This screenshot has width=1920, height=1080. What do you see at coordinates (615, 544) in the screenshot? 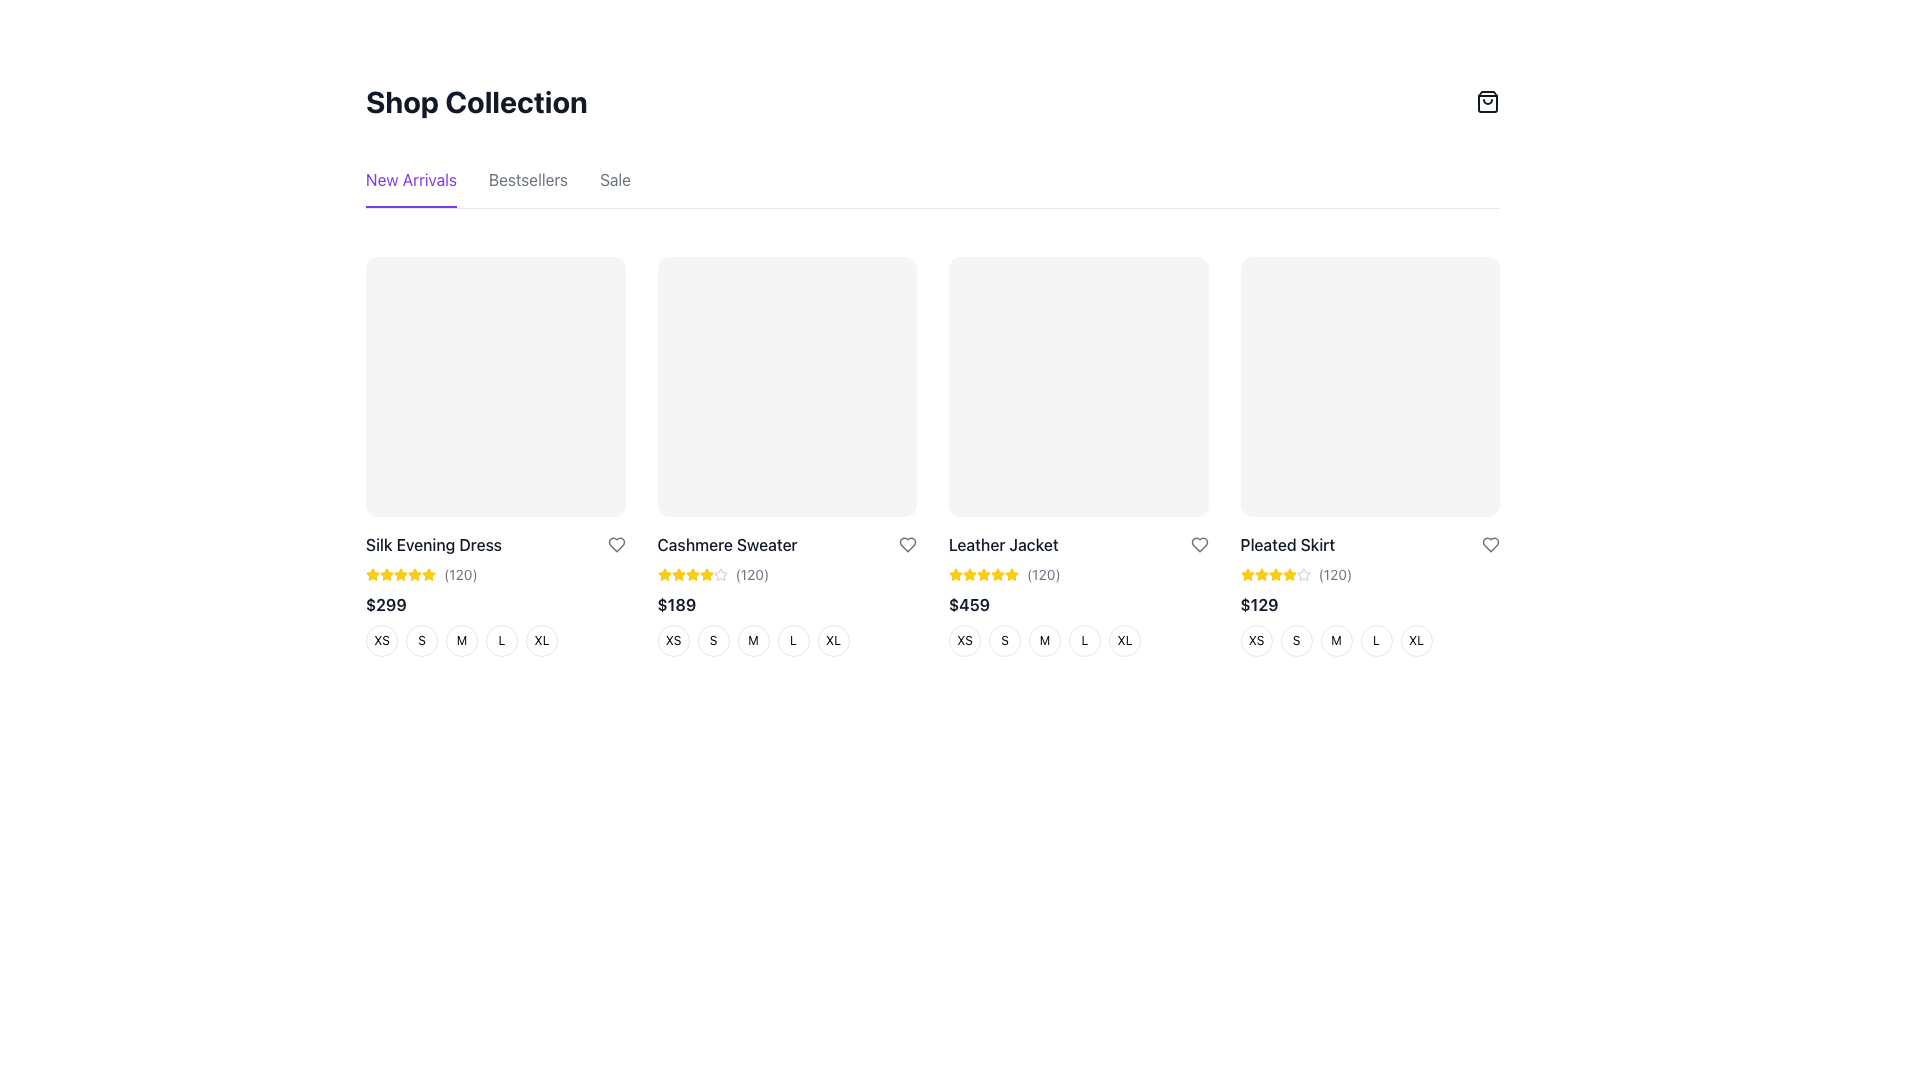
I see `the heart icon located in the second product card of the 'New Arrivals' section` at bounding box center [615, 544].